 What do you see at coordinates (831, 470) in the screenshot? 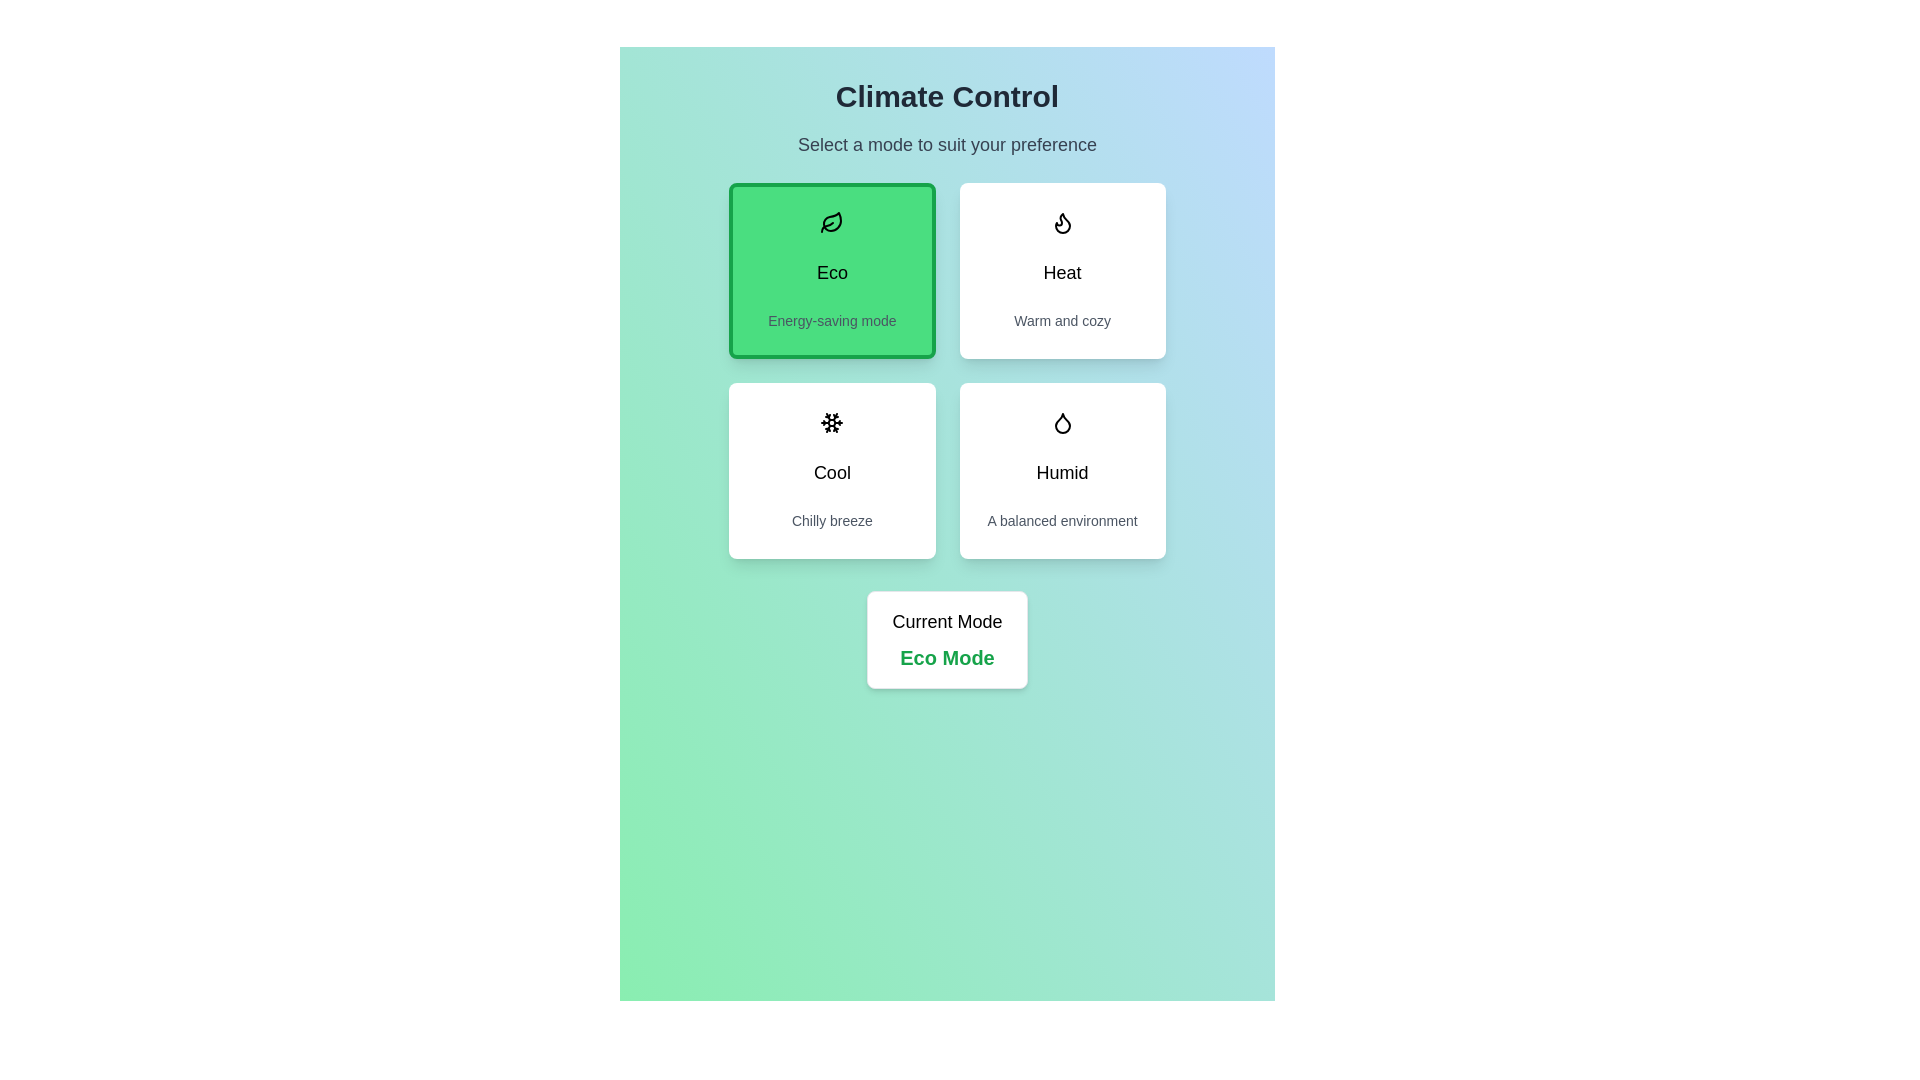
I see `the button corresponding to the mode Cool` at bounding box center [831, 470].